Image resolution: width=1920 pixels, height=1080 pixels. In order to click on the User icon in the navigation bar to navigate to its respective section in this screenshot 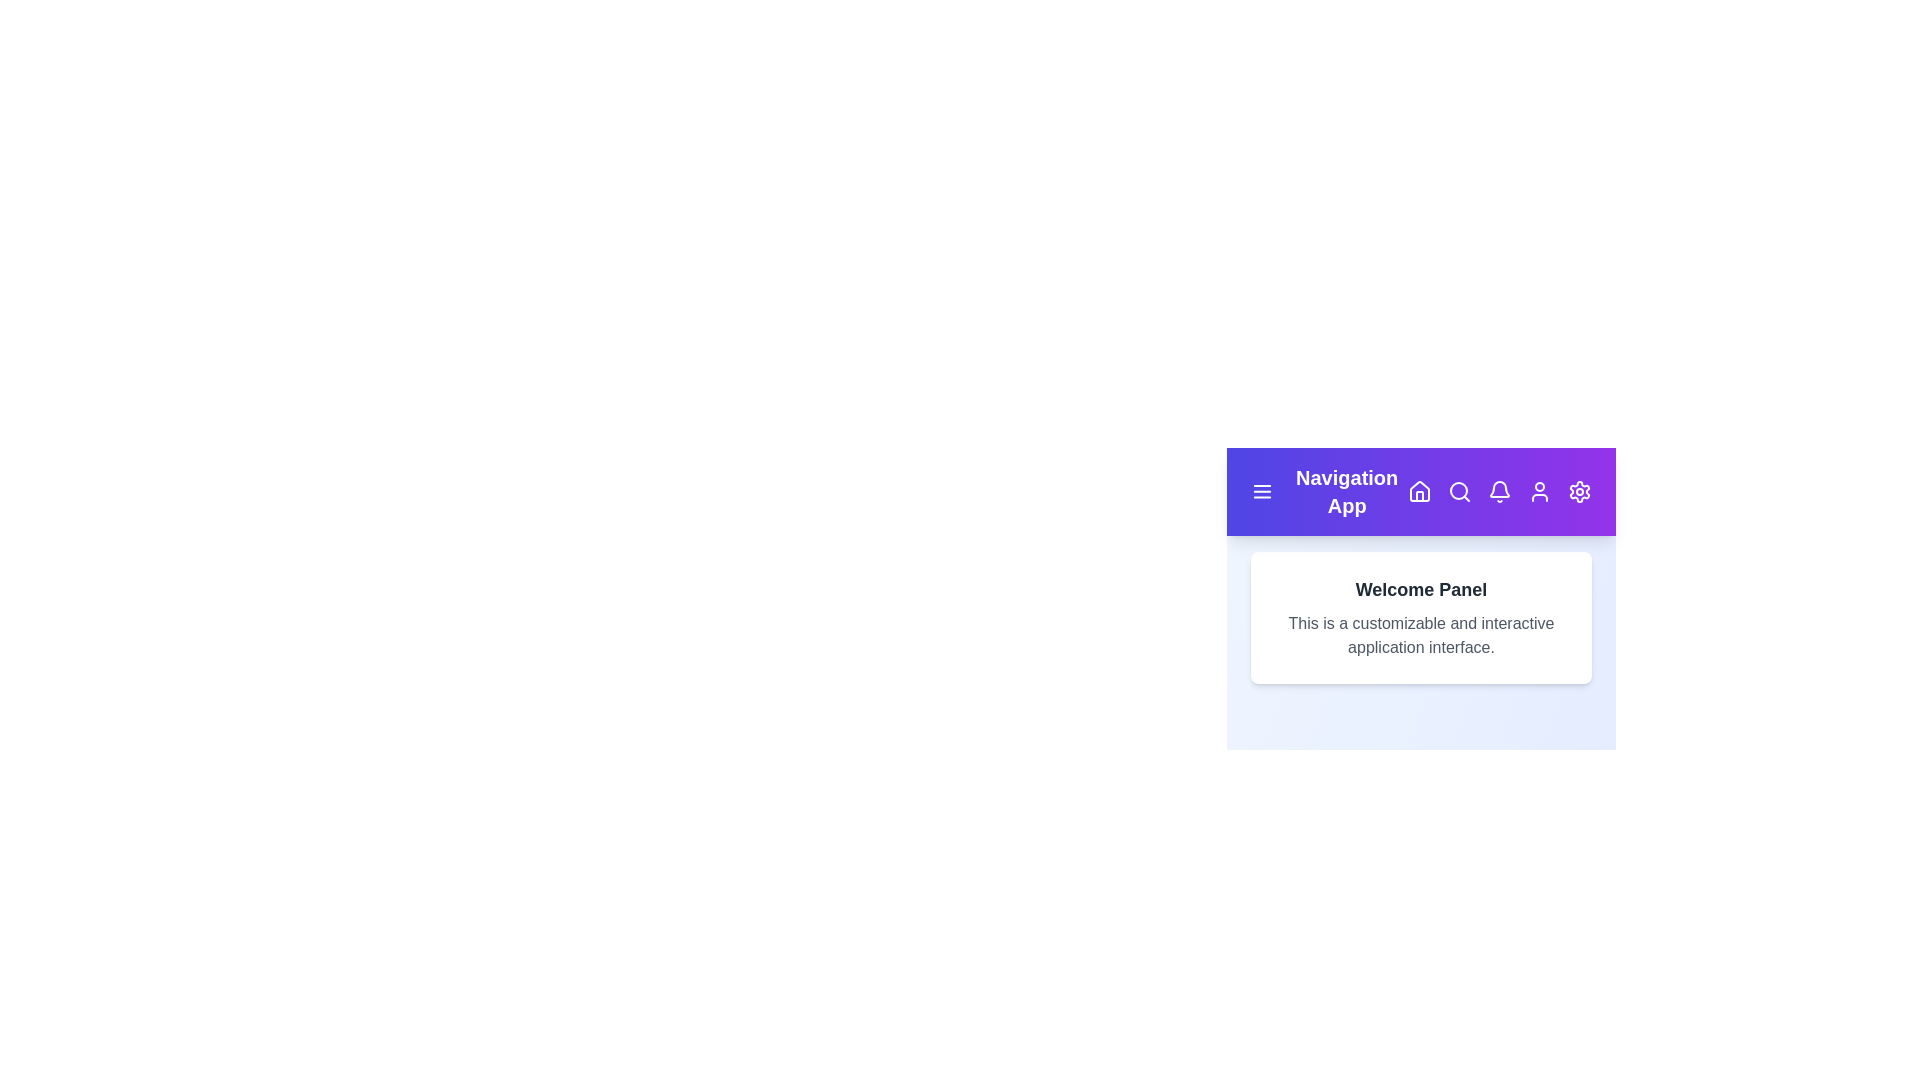, I will do `click(1539, 492)`.